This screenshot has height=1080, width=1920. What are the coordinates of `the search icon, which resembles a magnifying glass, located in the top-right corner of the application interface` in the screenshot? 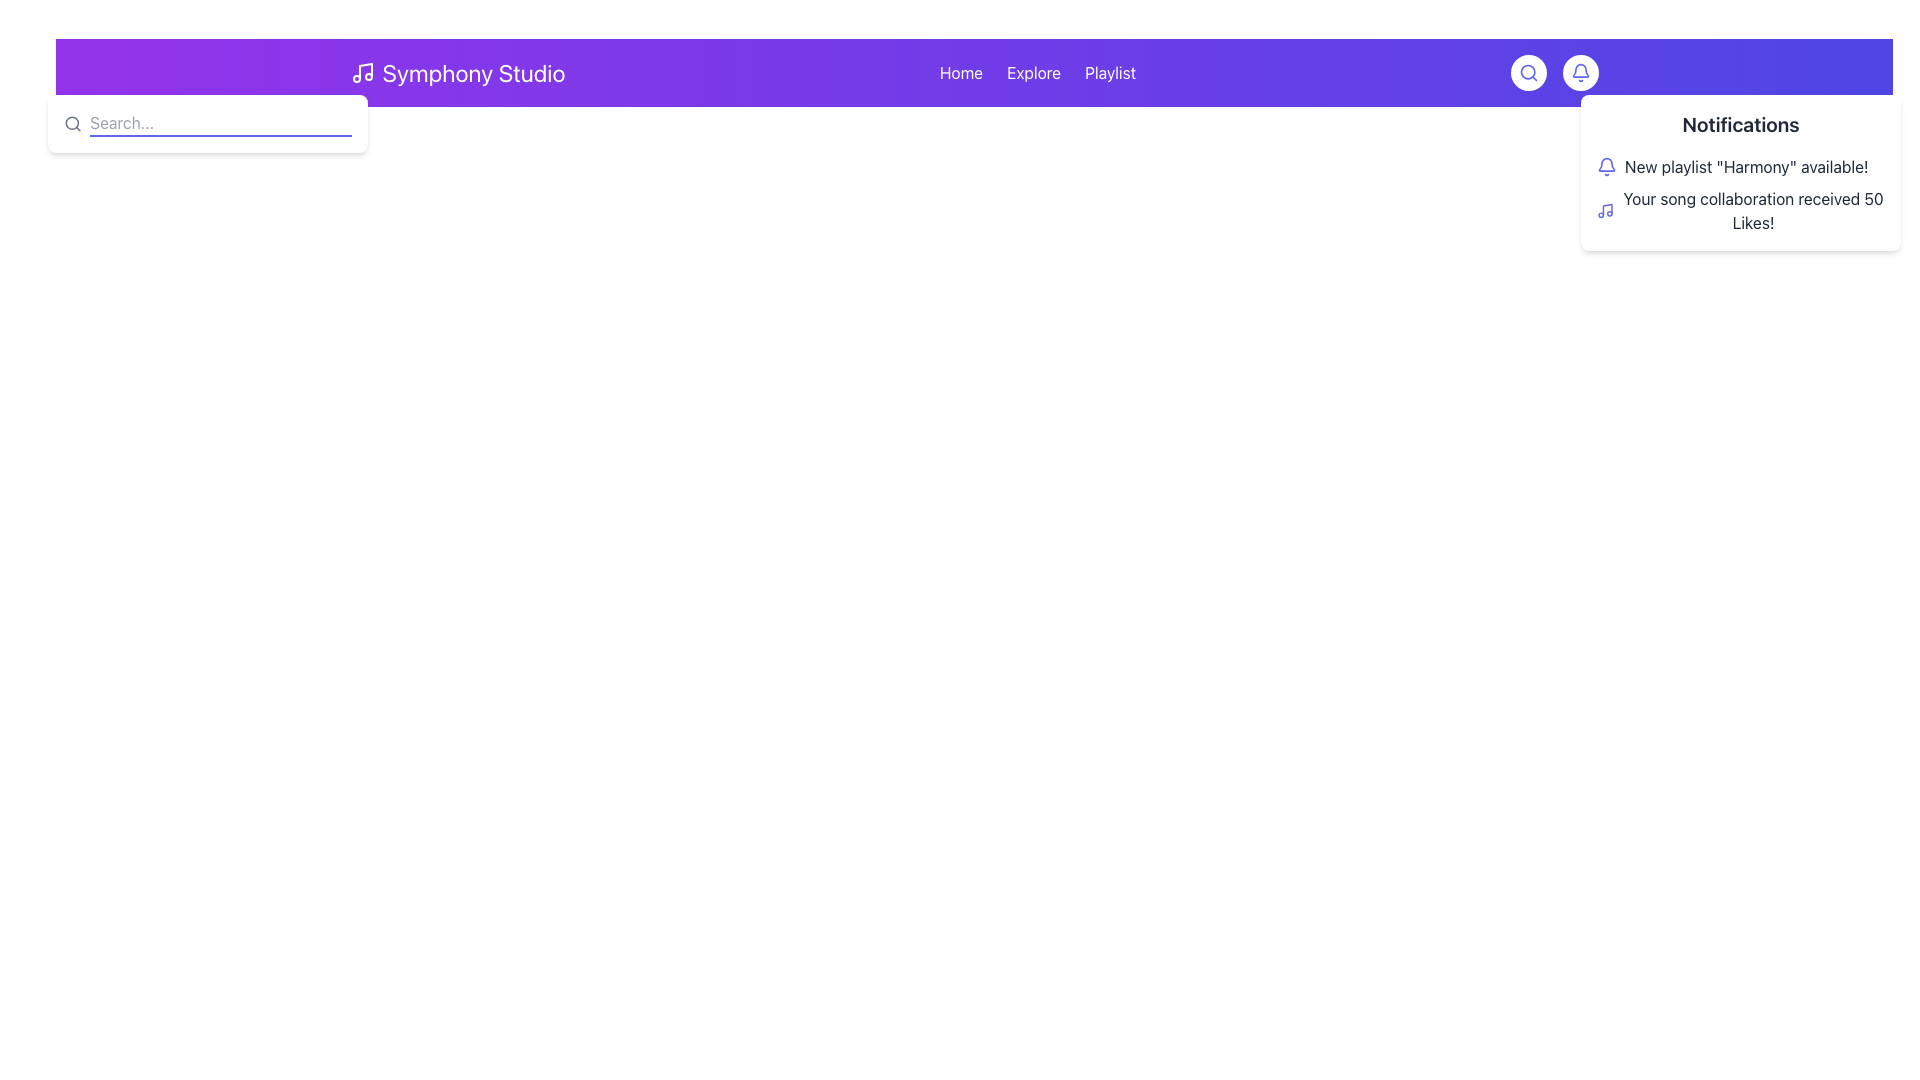 It's located at (1527, 72).